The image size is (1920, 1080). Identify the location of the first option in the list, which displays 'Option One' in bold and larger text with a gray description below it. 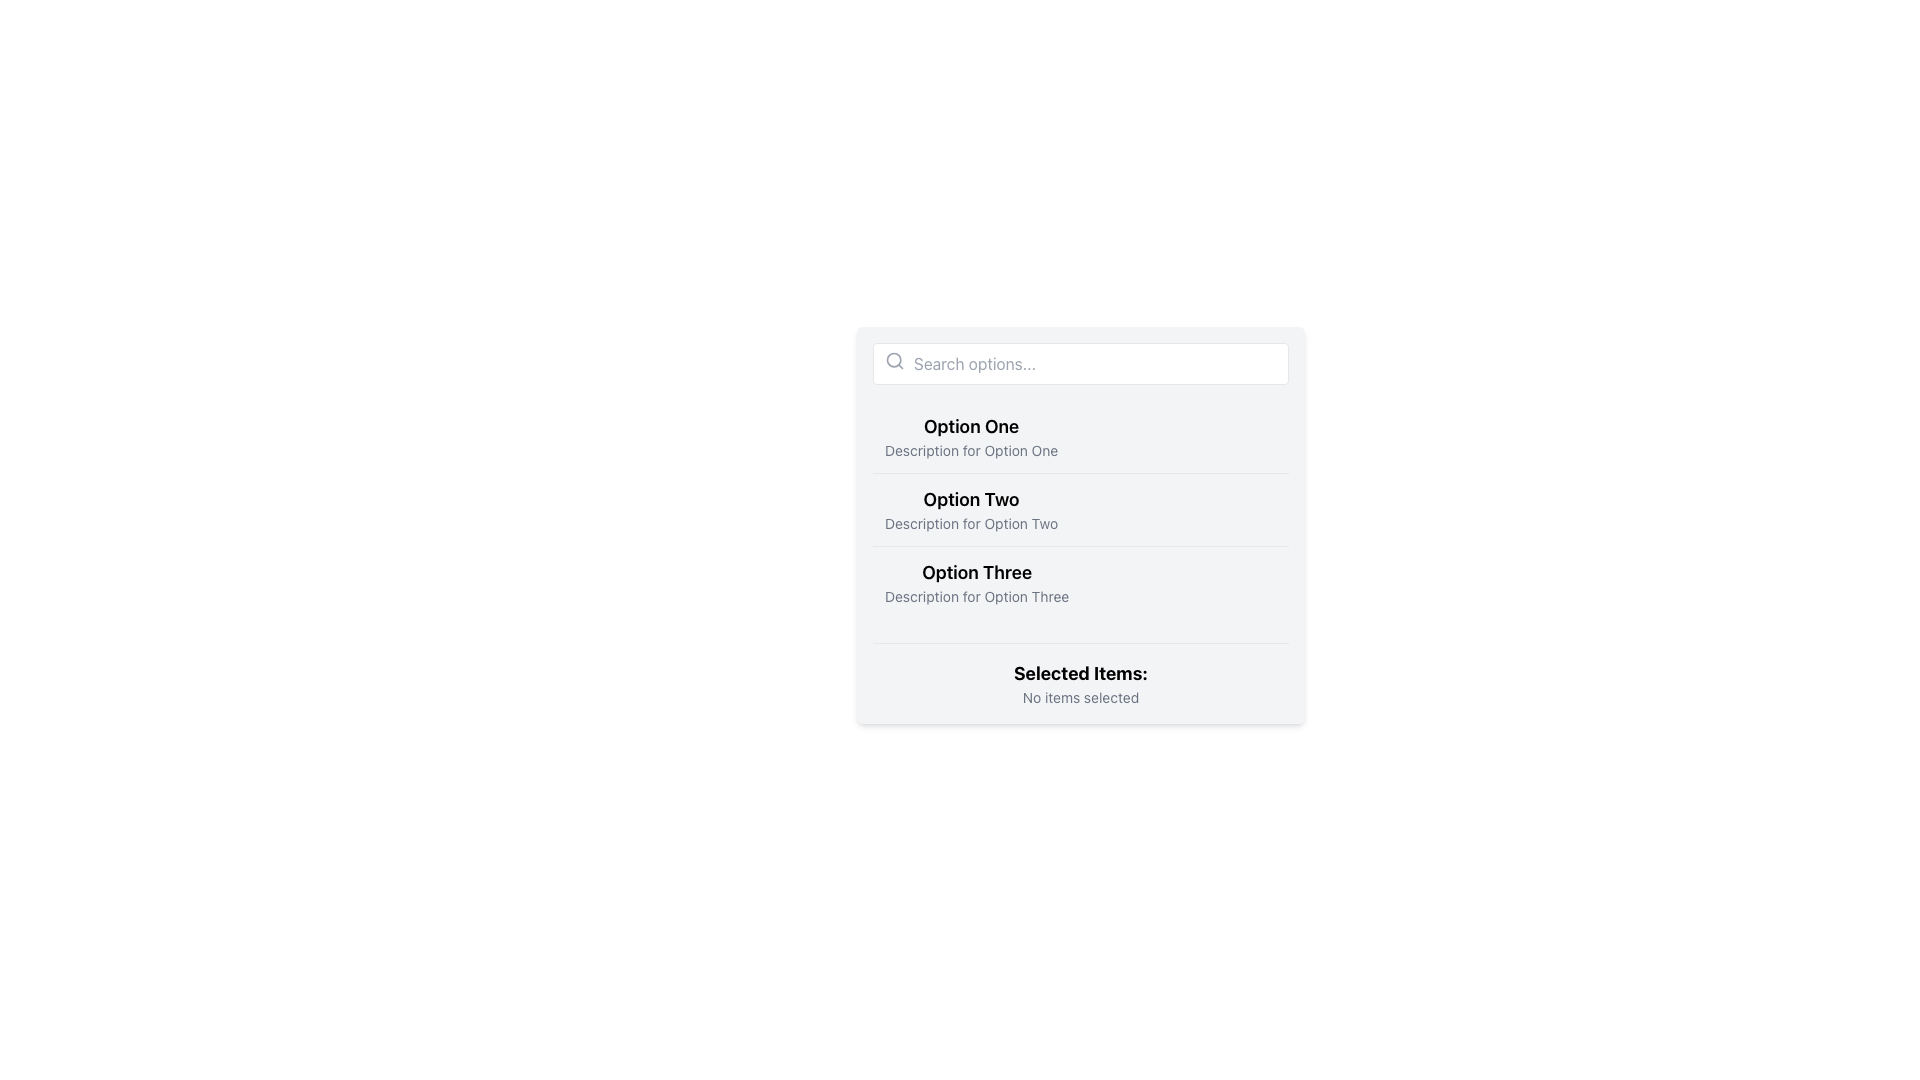
(971, 435).